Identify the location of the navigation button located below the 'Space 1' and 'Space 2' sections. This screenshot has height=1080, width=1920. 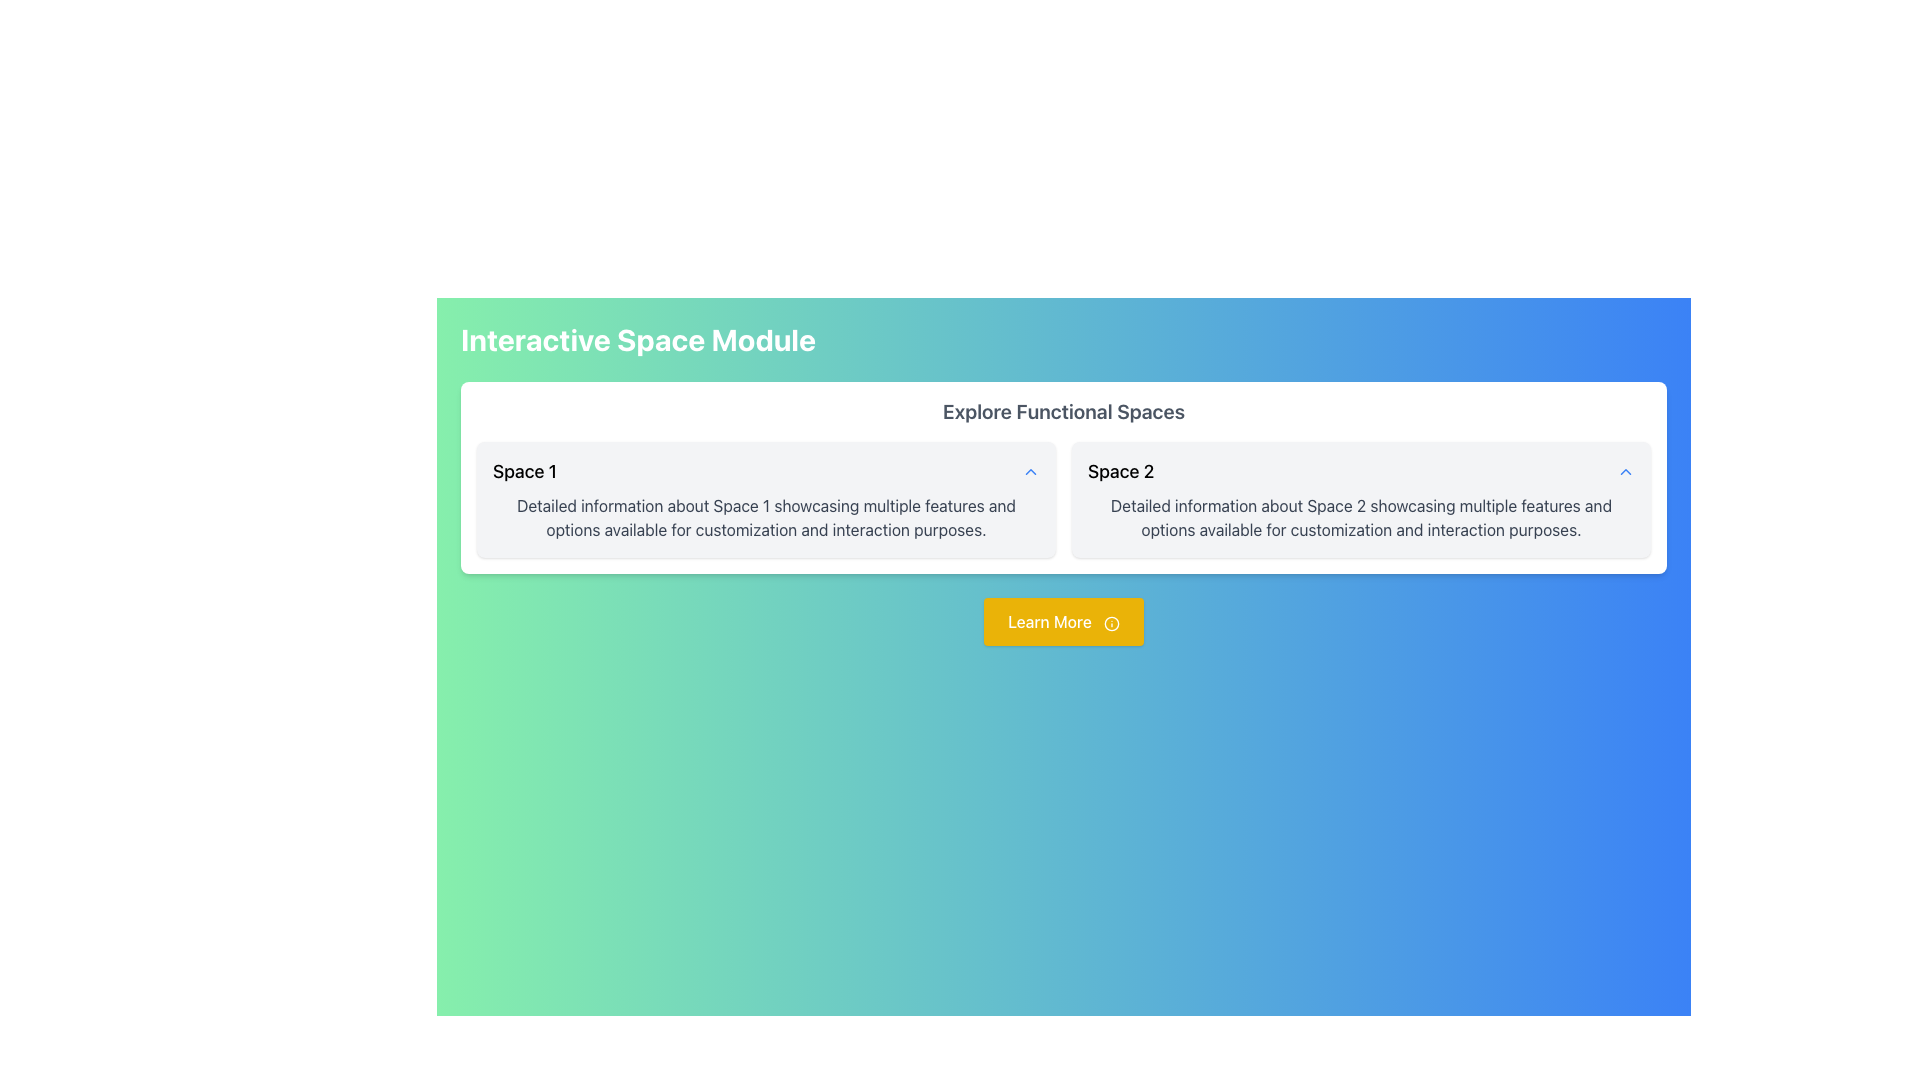
(1063, 620).